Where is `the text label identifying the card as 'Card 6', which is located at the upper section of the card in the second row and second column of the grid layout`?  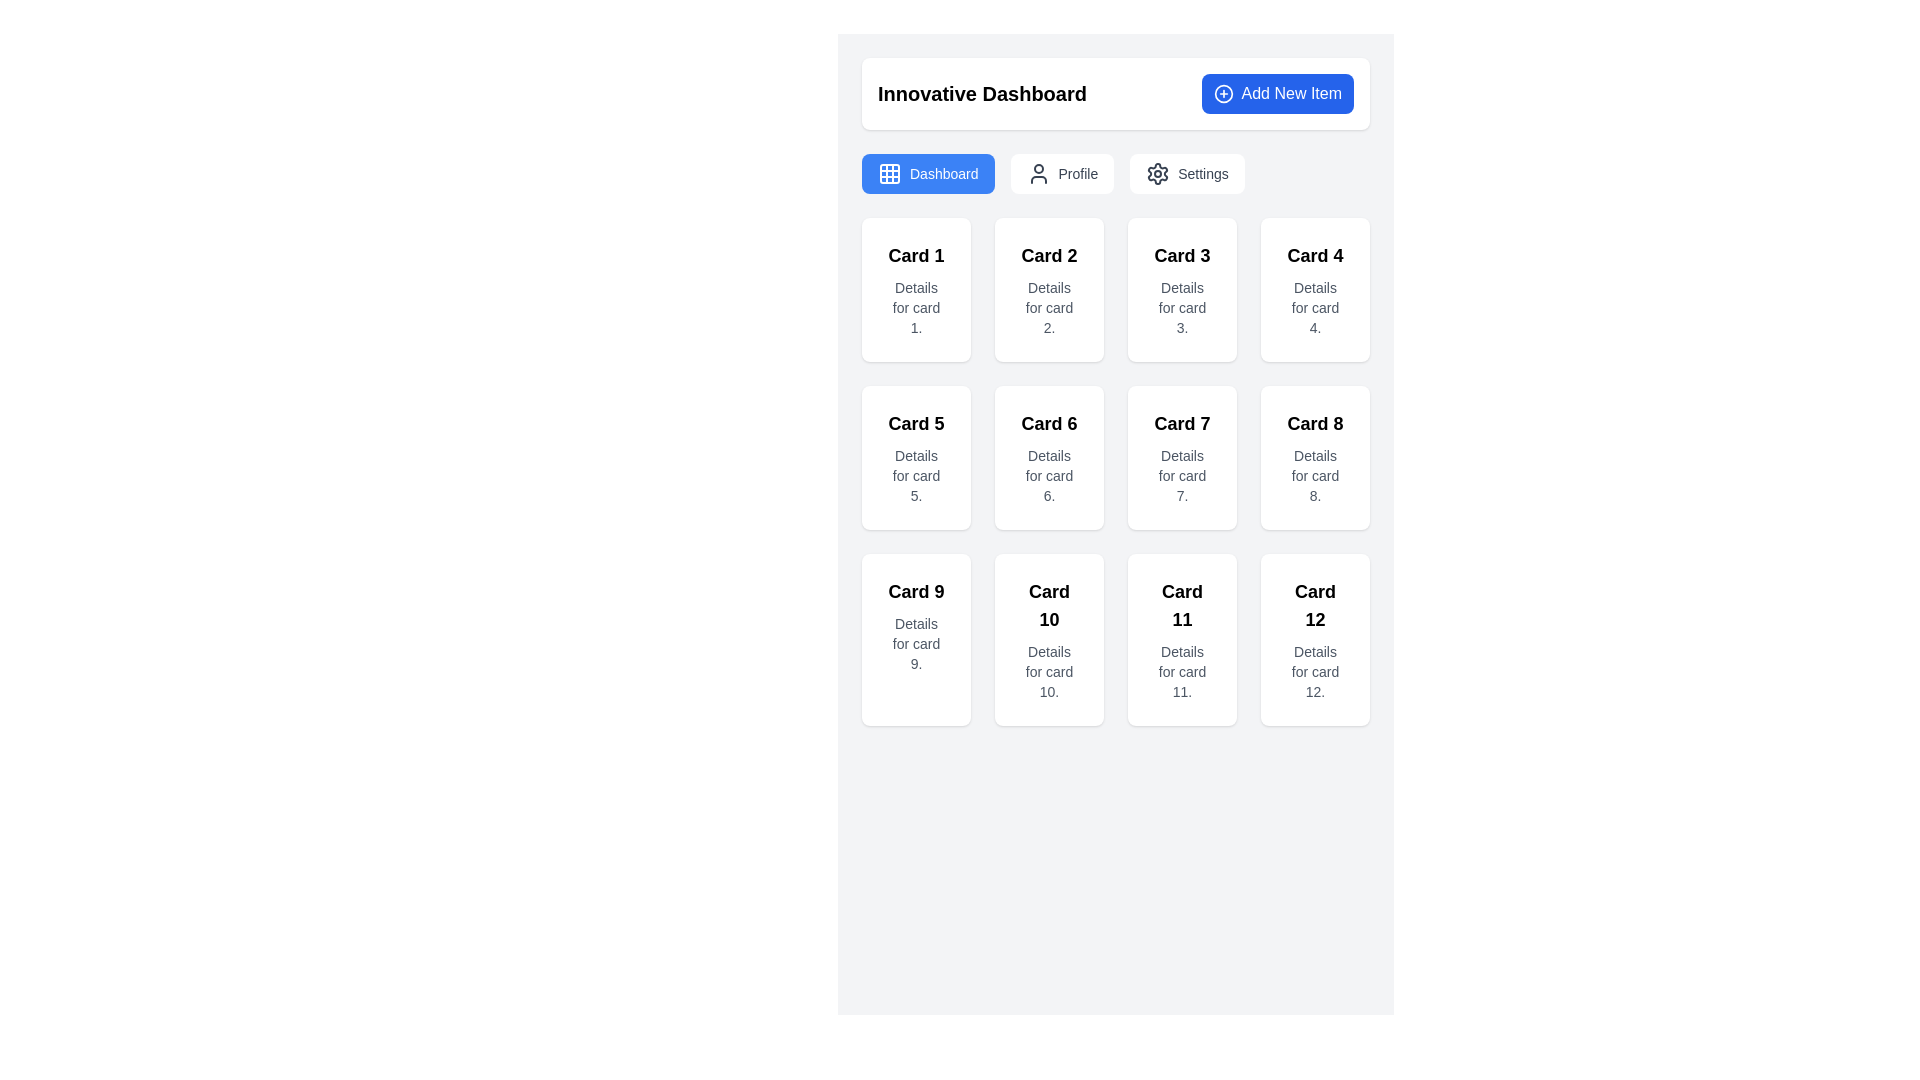 the text label identifying the card as 'Card 6', which is located at the upper section of the card in the second row and second column of the grid layout is located at coordinates (1048, 423).